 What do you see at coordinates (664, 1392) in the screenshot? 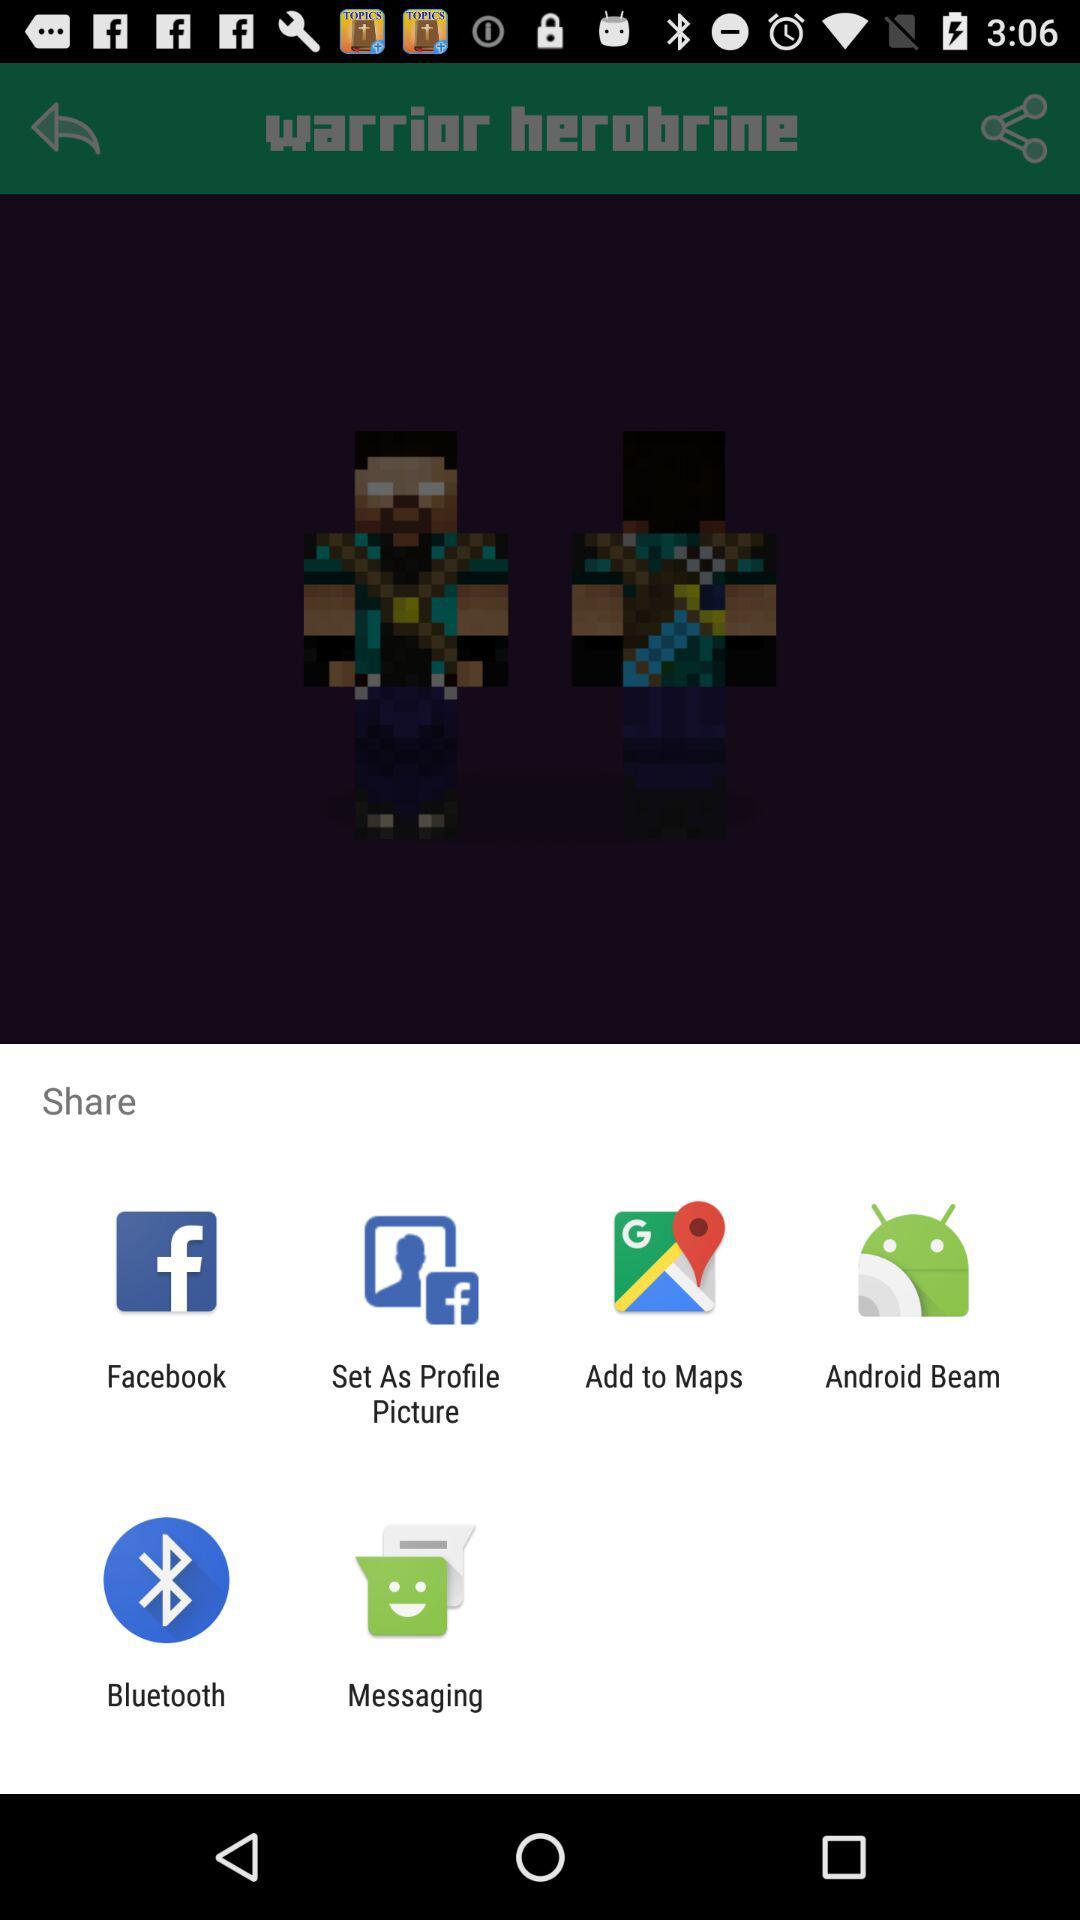
I see `the item next to set as profile item` at bounding box center [664, 1392].